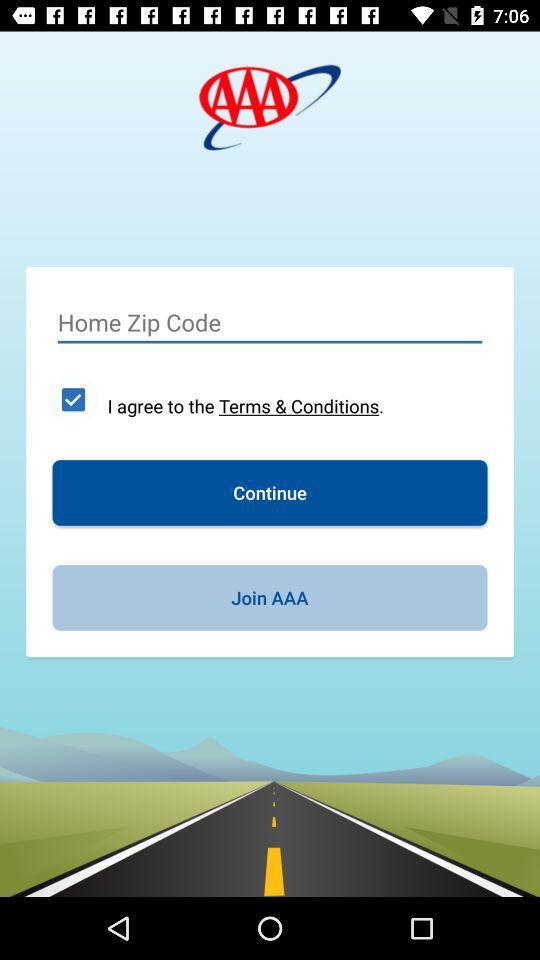 The width and height of the screenshot is (540, 960). What do you see at coordinates (270, 491) in the screenshot?
I see `continue` at bounding box center [270, 491].